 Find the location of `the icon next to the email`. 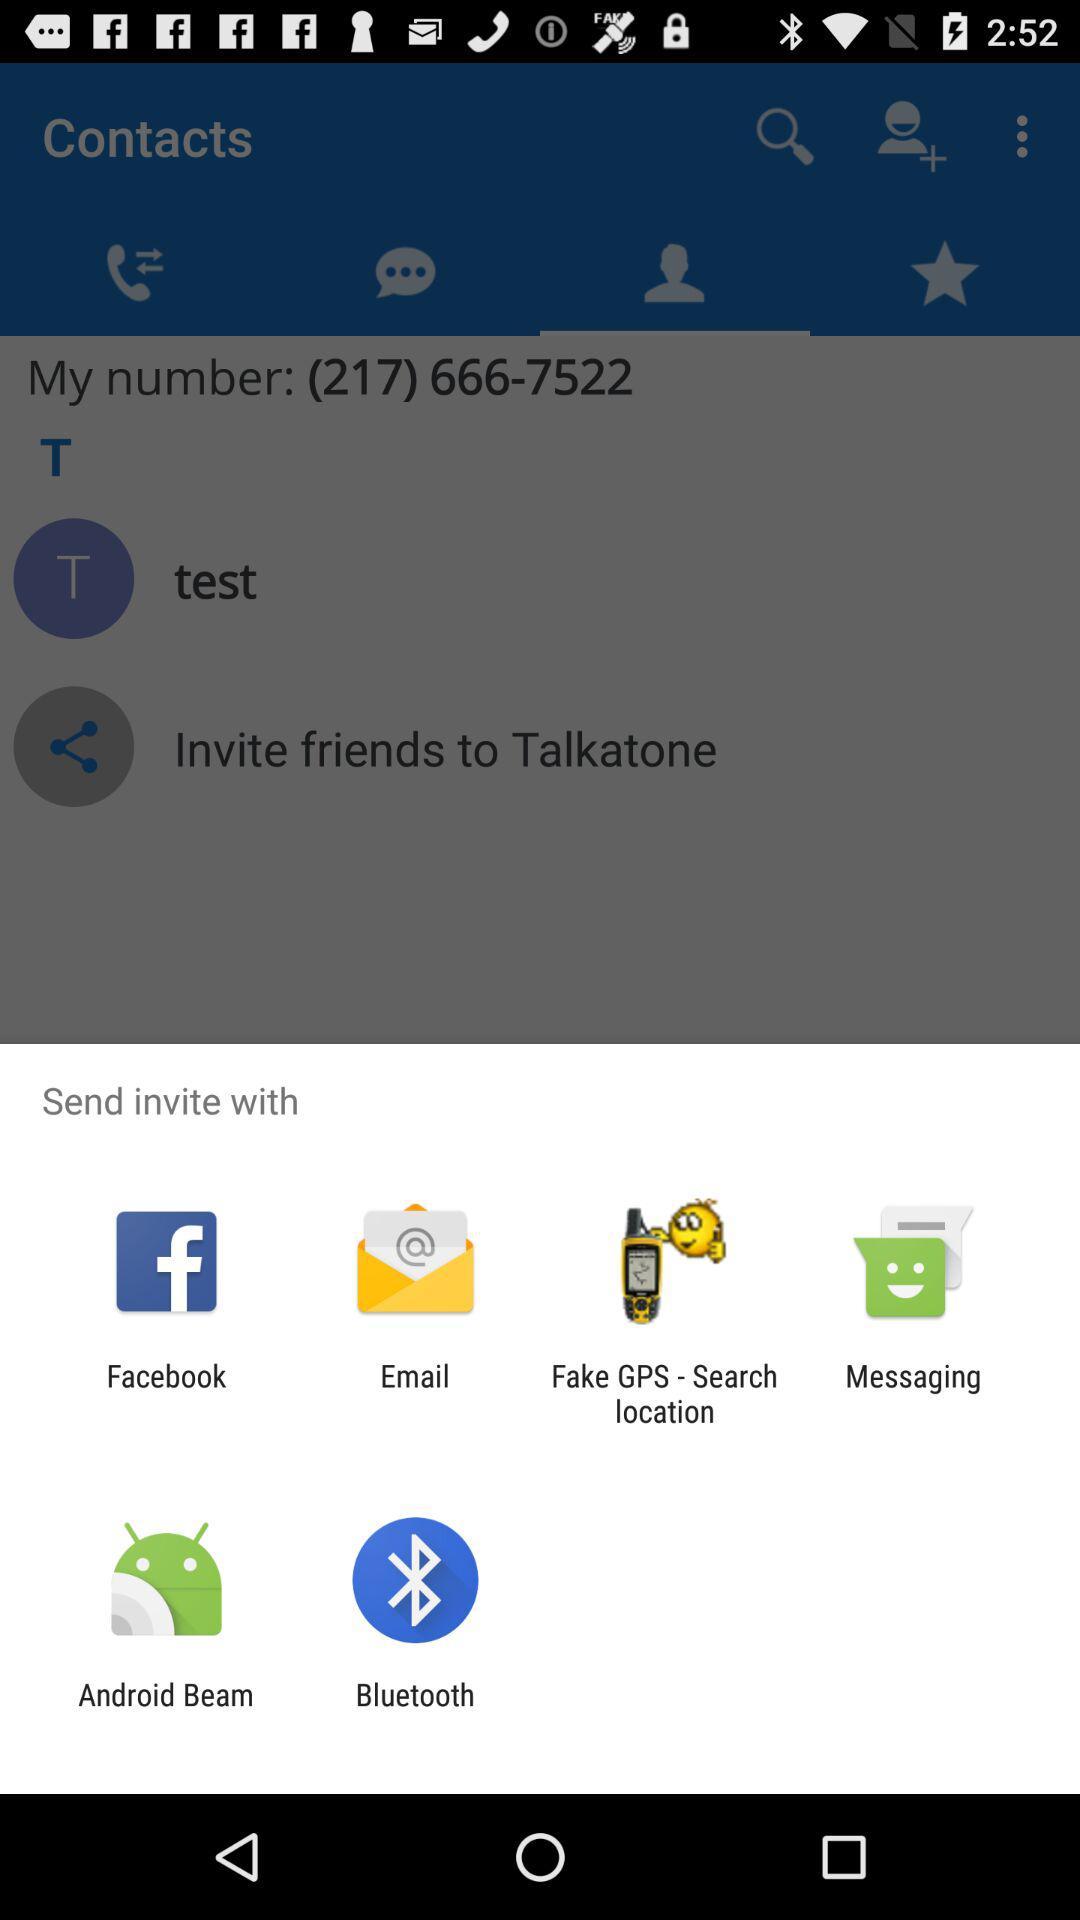

the icon next to the email is located at coordinates (664, 1392).